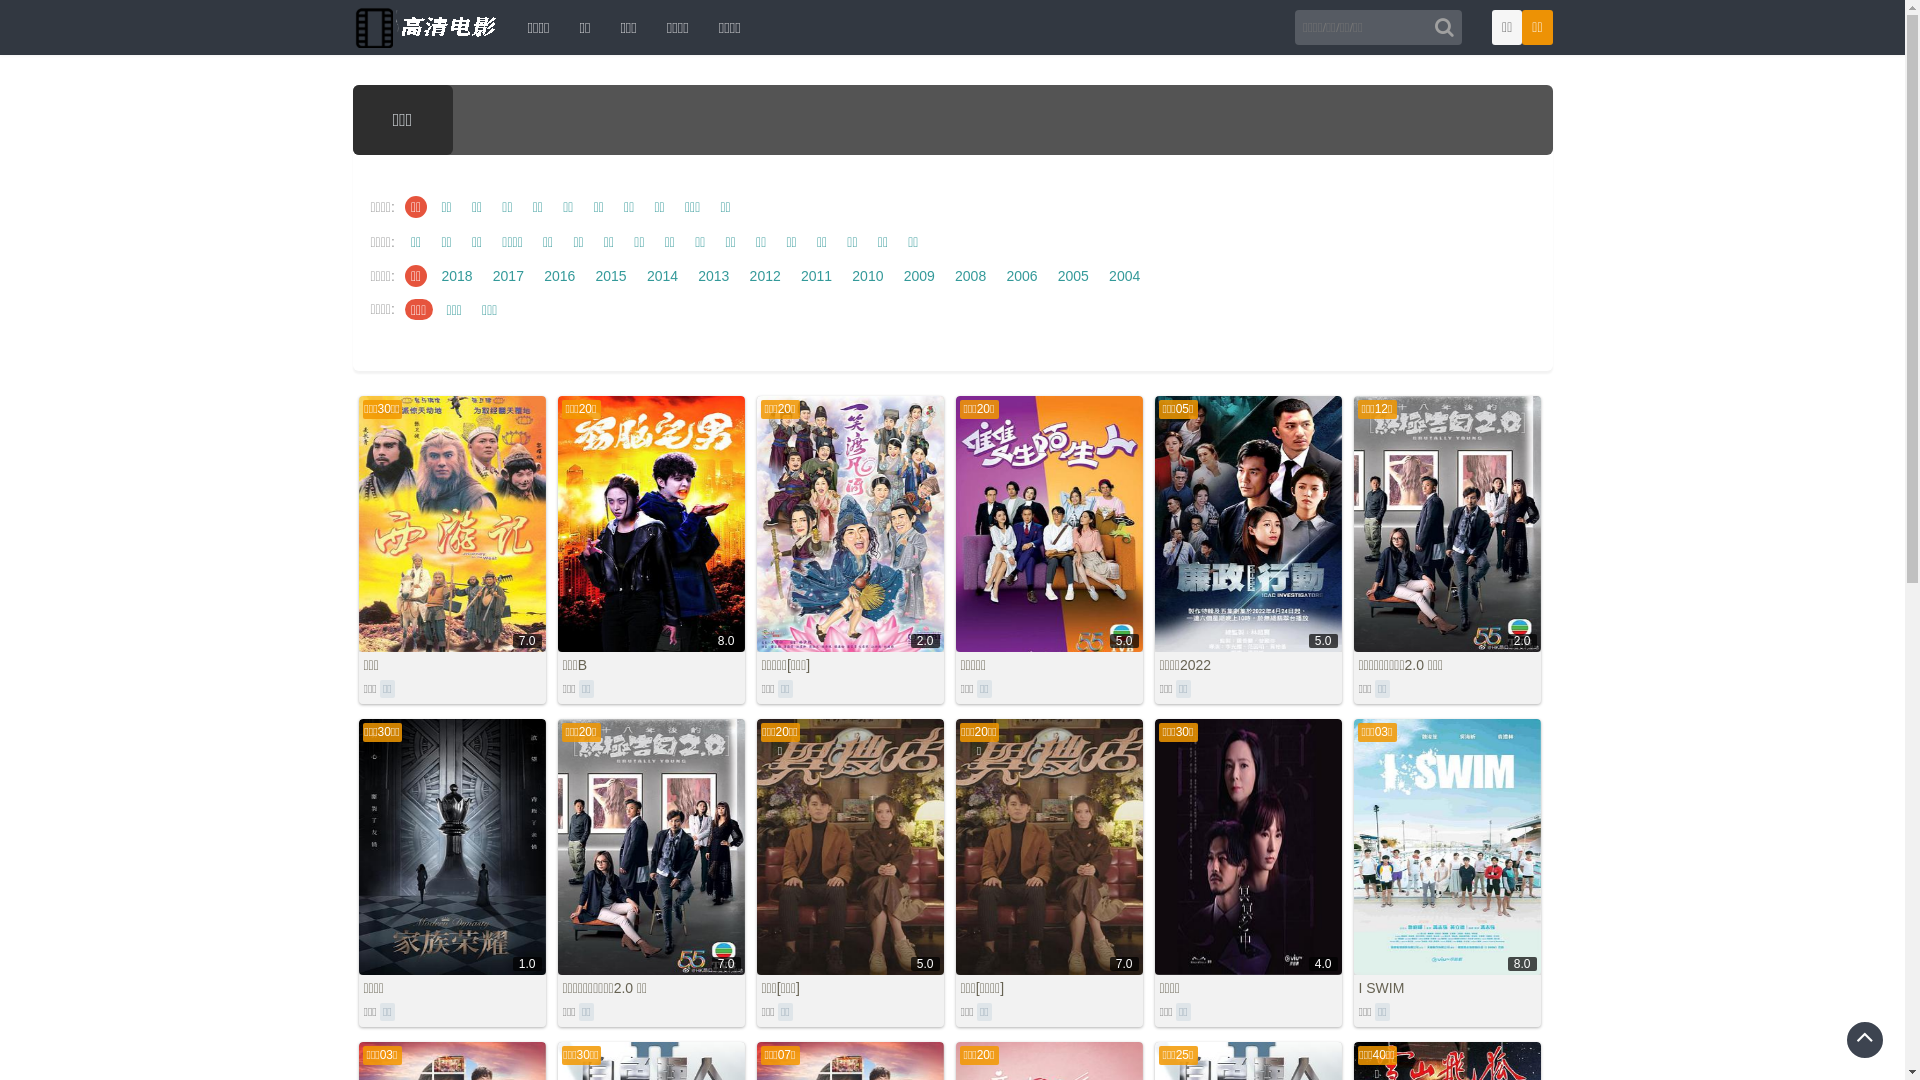 This screenshot has width=1920, height=1080. What do you see at coordinates (970, 276) in the screenshot?
I see `'2008'` at bounding box center [970, 276].